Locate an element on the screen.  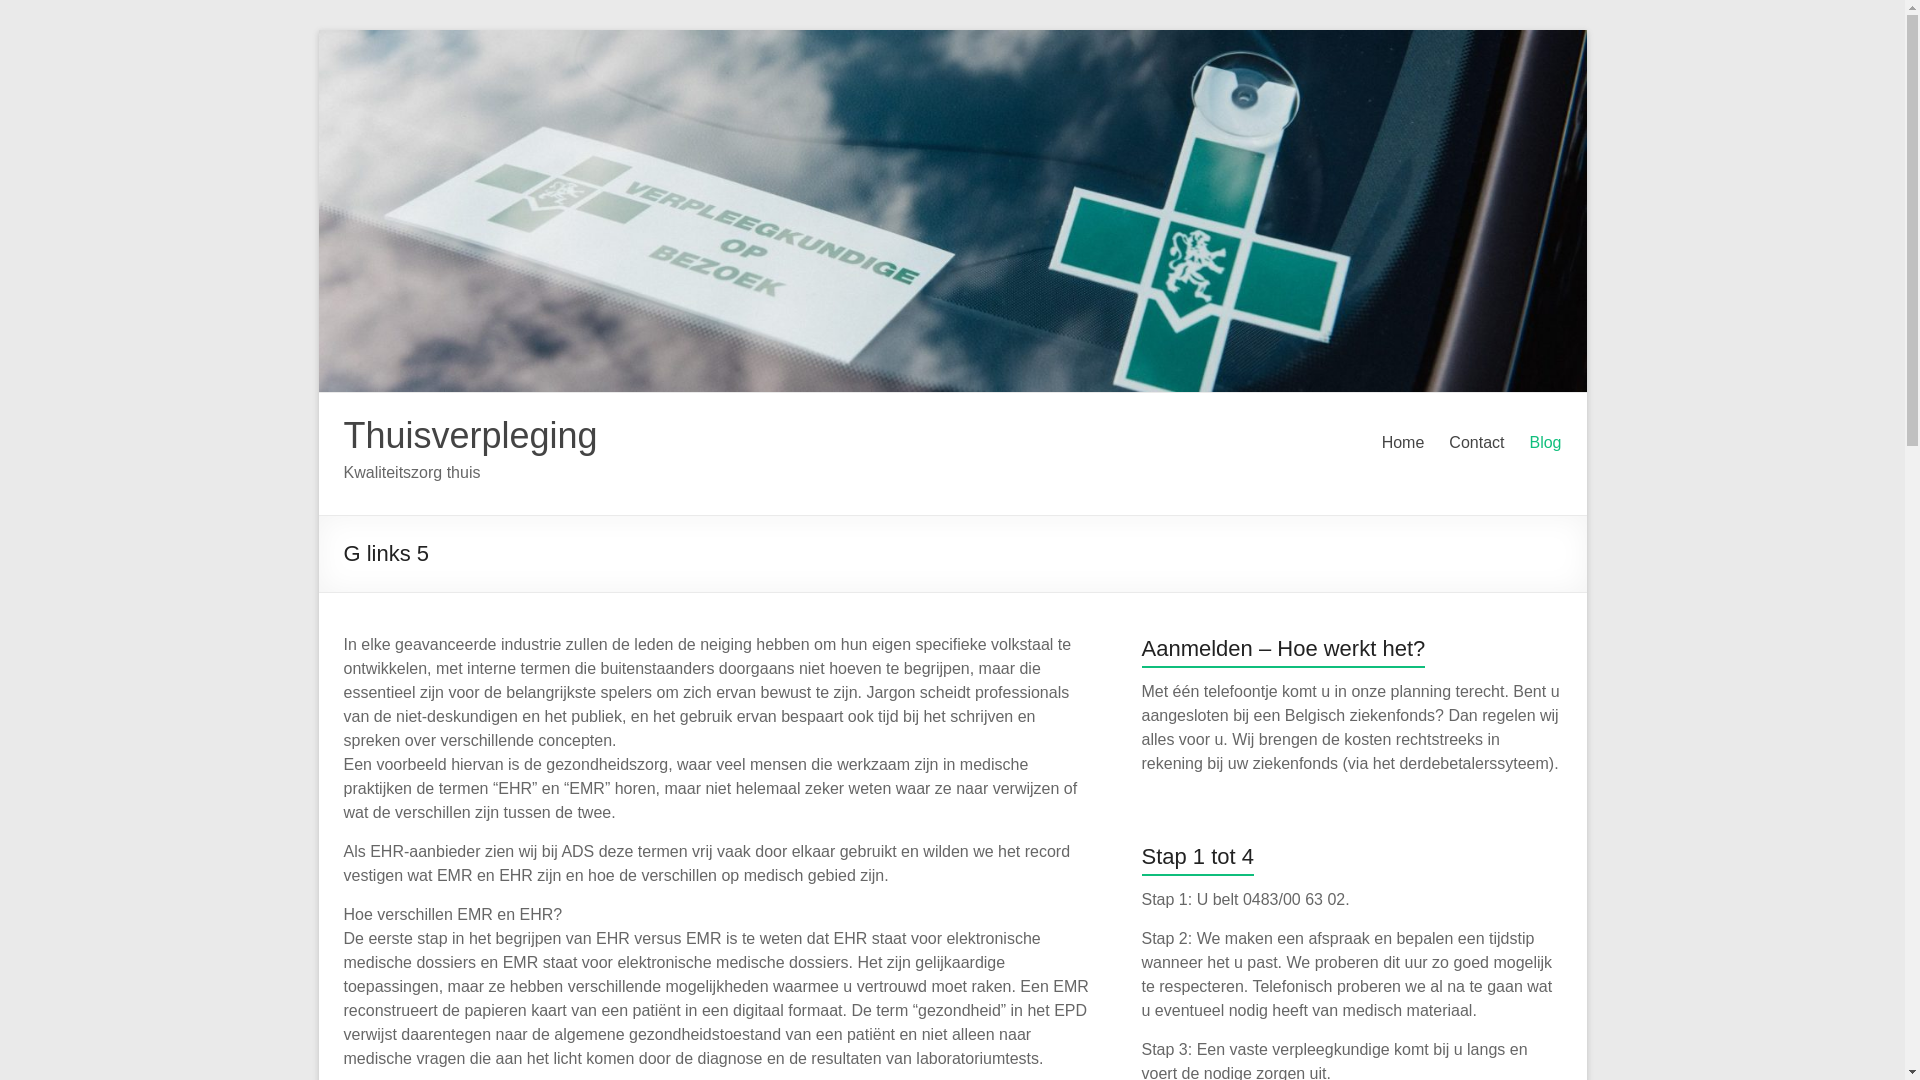
'Home' is located at coordinates (1402, 442).